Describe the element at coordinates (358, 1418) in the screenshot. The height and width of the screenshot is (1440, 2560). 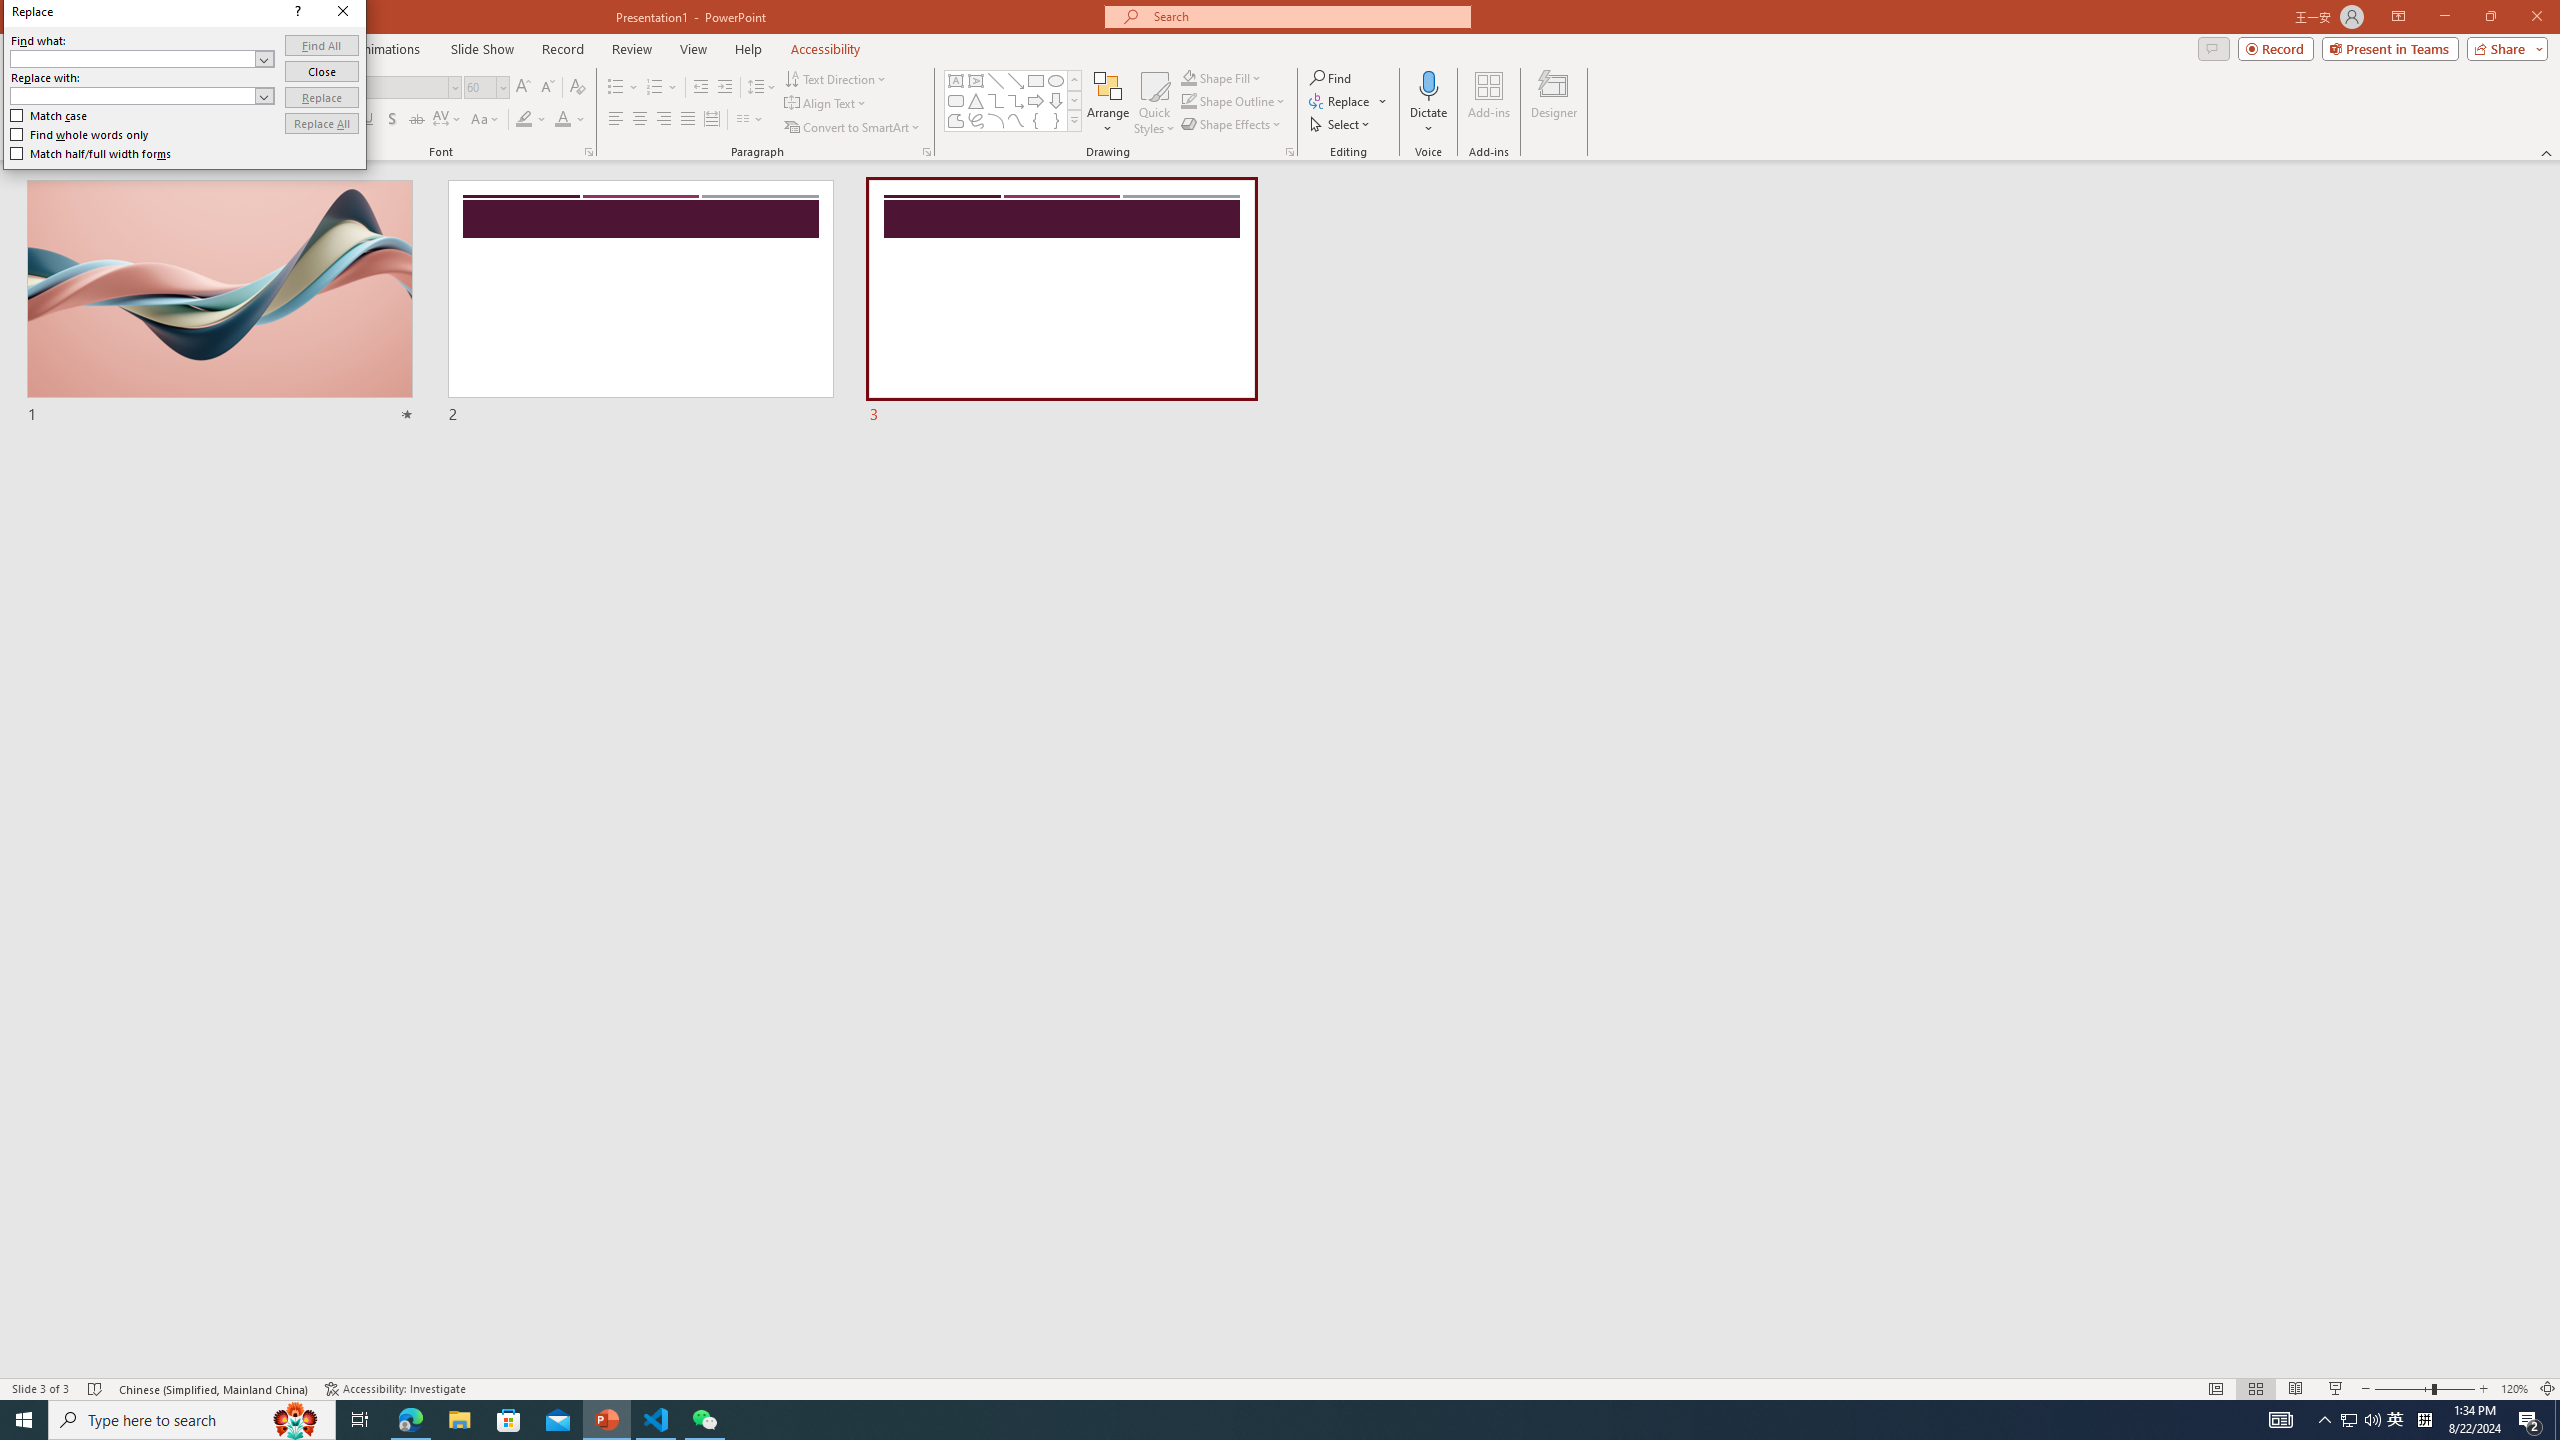
I see `'Task View'` at that location.